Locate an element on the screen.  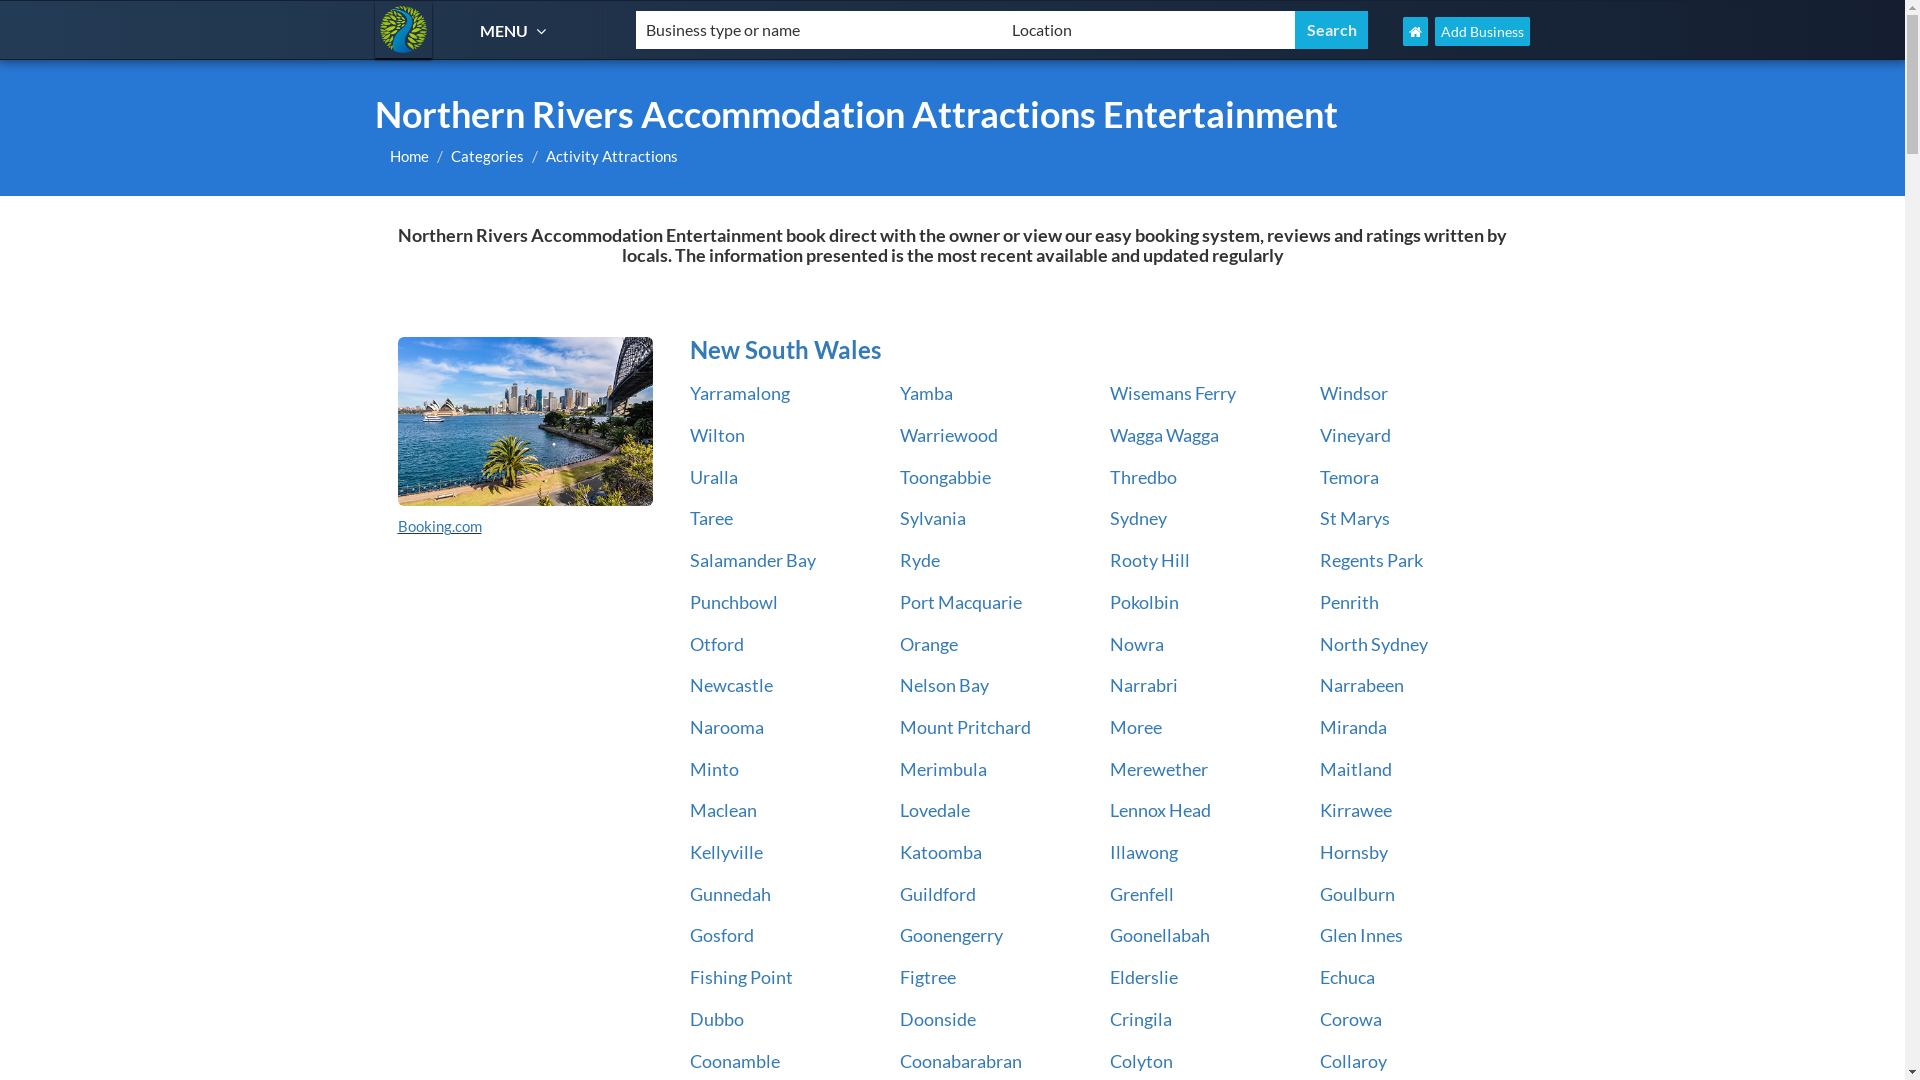
'Moree' is located at coordinates (1136, 726).